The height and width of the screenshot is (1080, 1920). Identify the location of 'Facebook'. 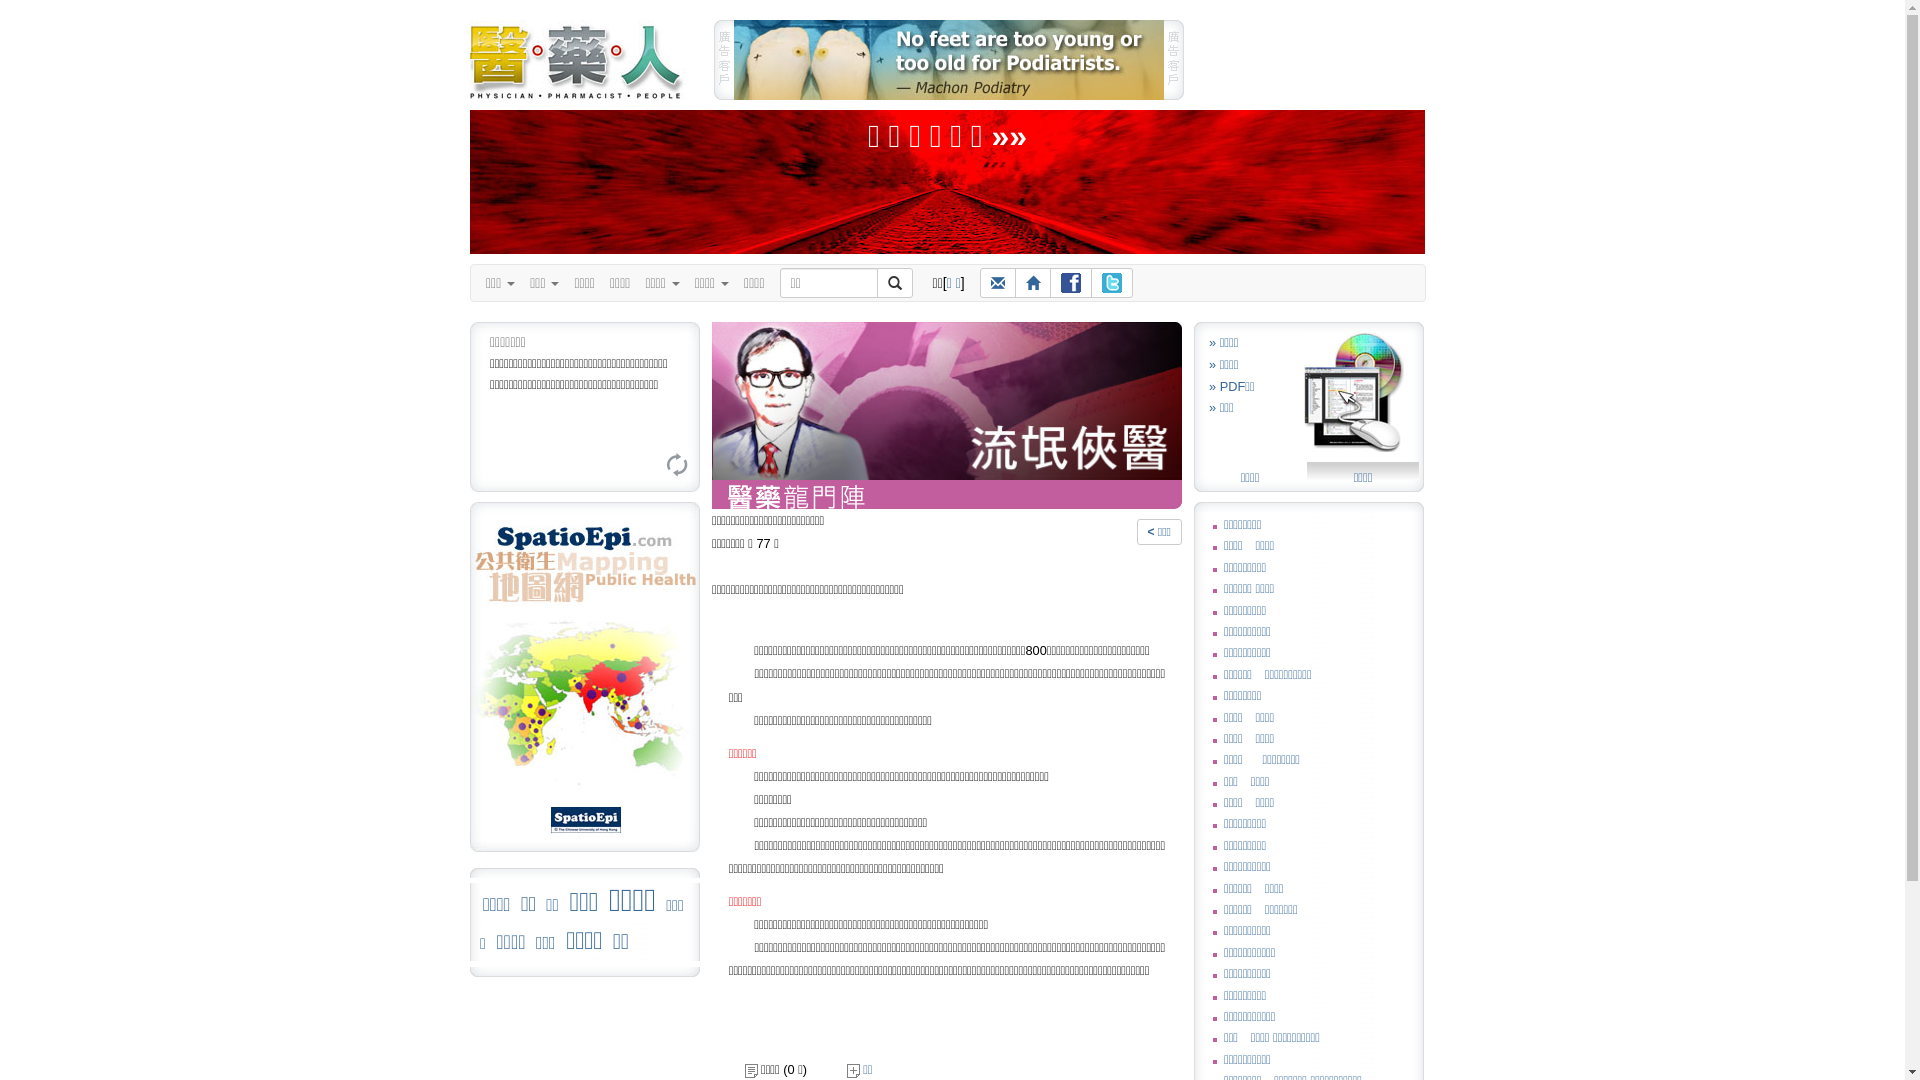
(1049, 282).